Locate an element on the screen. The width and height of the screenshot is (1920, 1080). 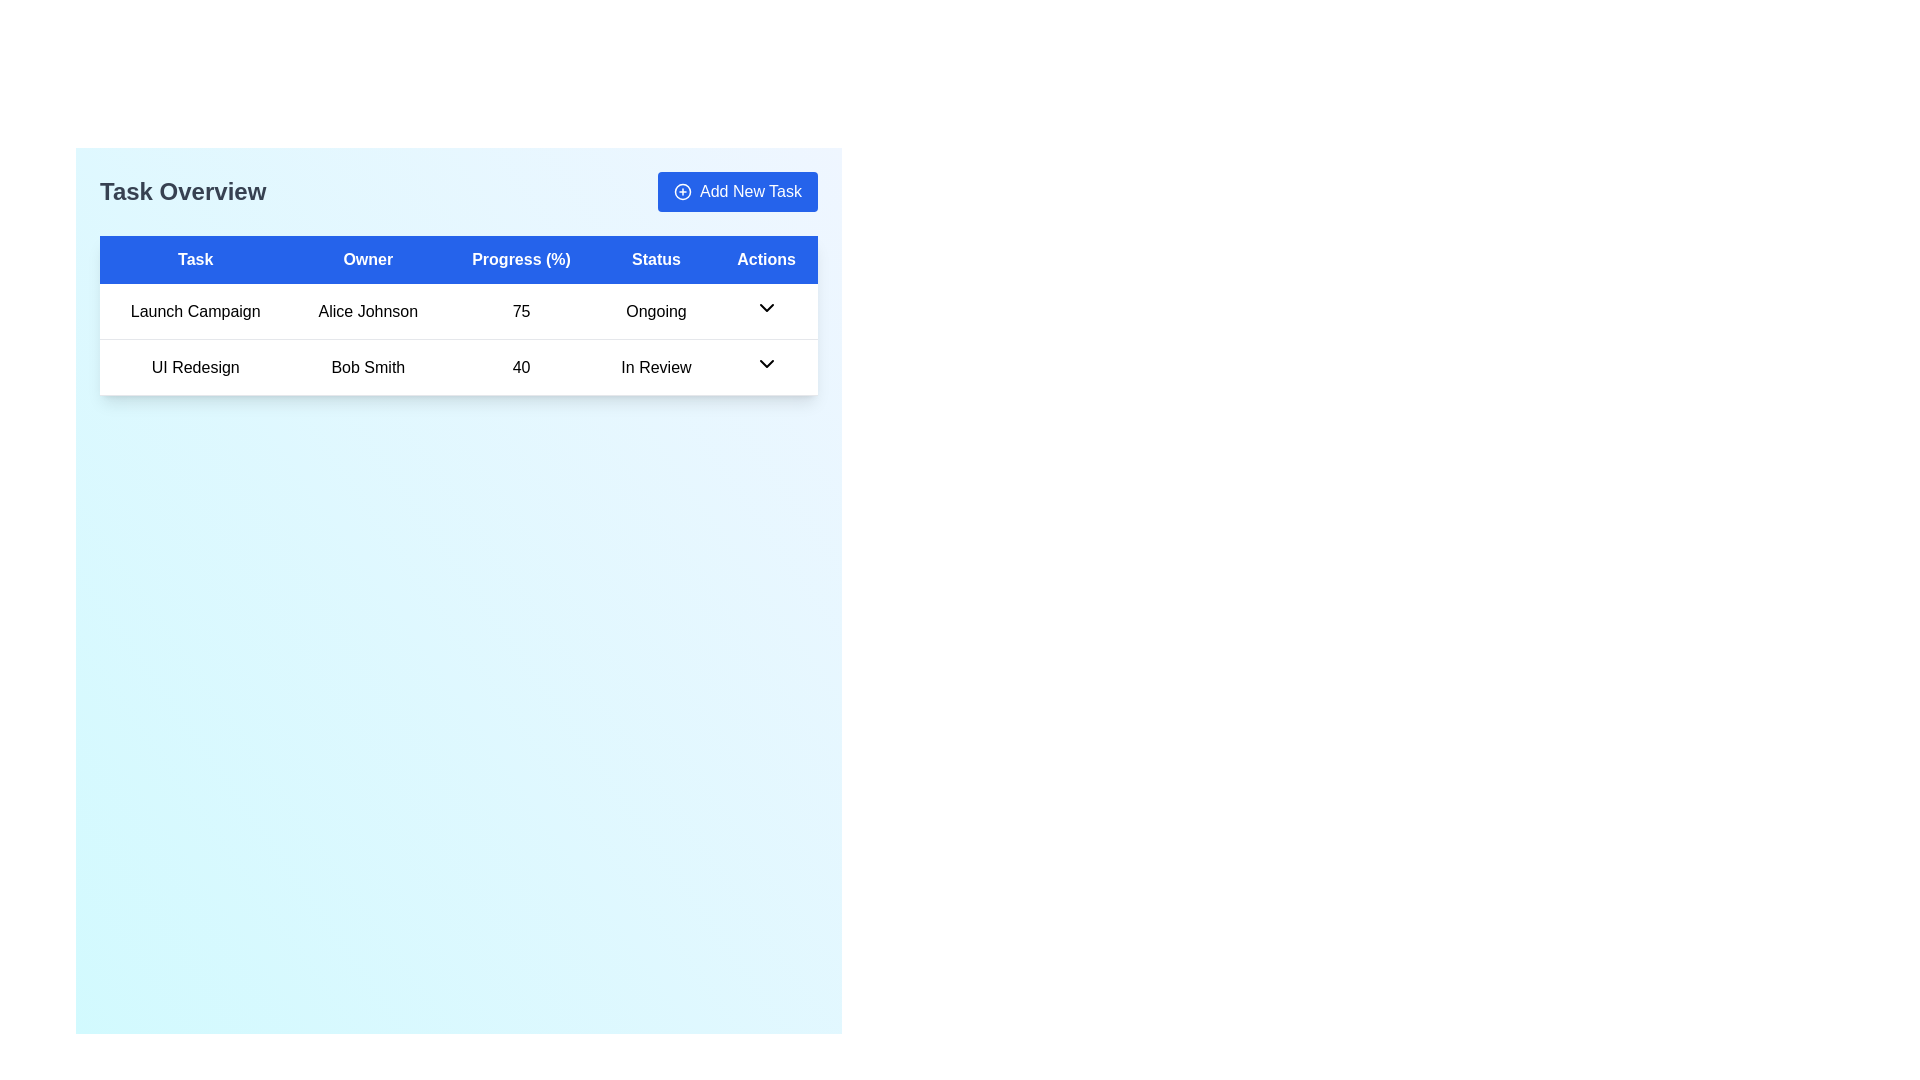
the static text content displaying the numeric value '75' in the 'Progress (%)' column of the first row in the table associated with the task 'Launch Campaign' is located at coordinates (521, 311).